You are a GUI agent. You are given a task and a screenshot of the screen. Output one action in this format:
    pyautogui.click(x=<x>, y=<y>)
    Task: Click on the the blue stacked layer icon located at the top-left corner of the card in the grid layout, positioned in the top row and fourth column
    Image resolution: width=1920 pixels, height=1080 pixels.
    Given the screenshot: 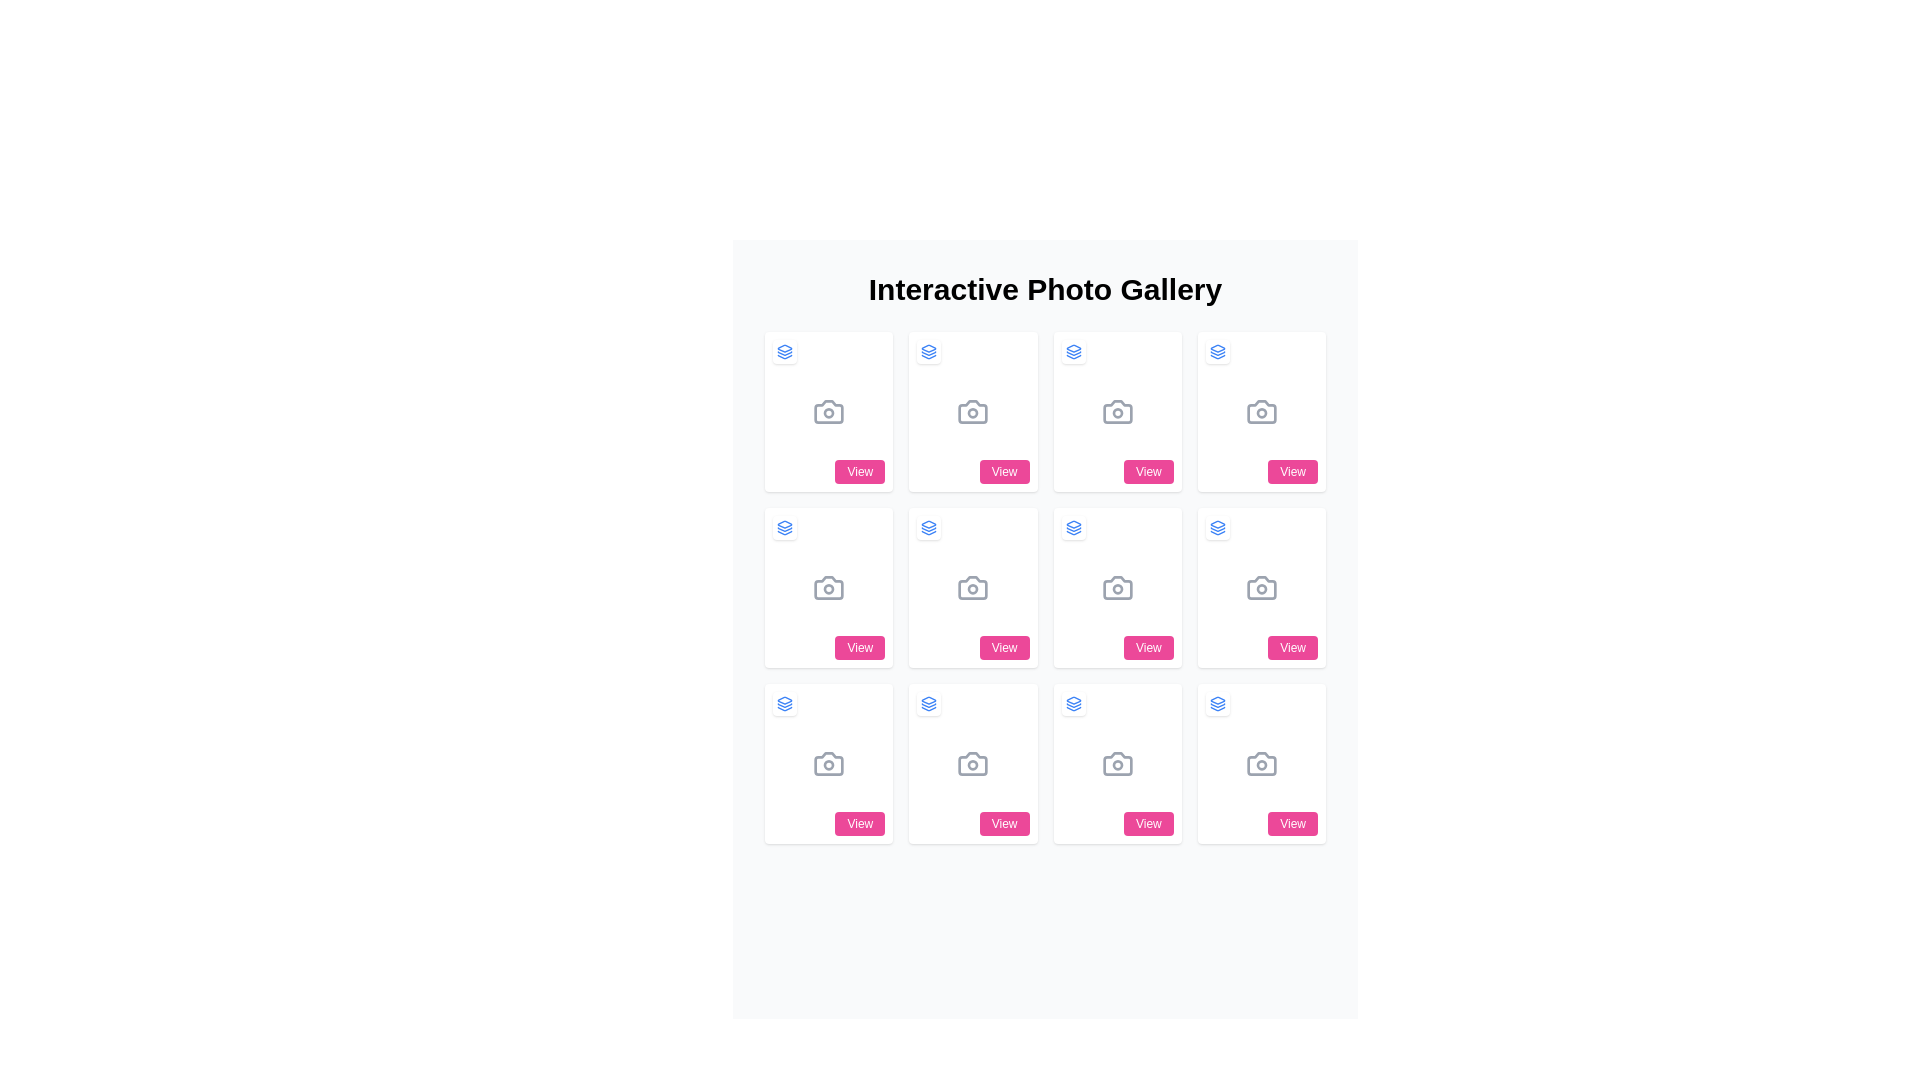 What is the action you would take?
    pyautogui.click(x=1216, y=350)
    